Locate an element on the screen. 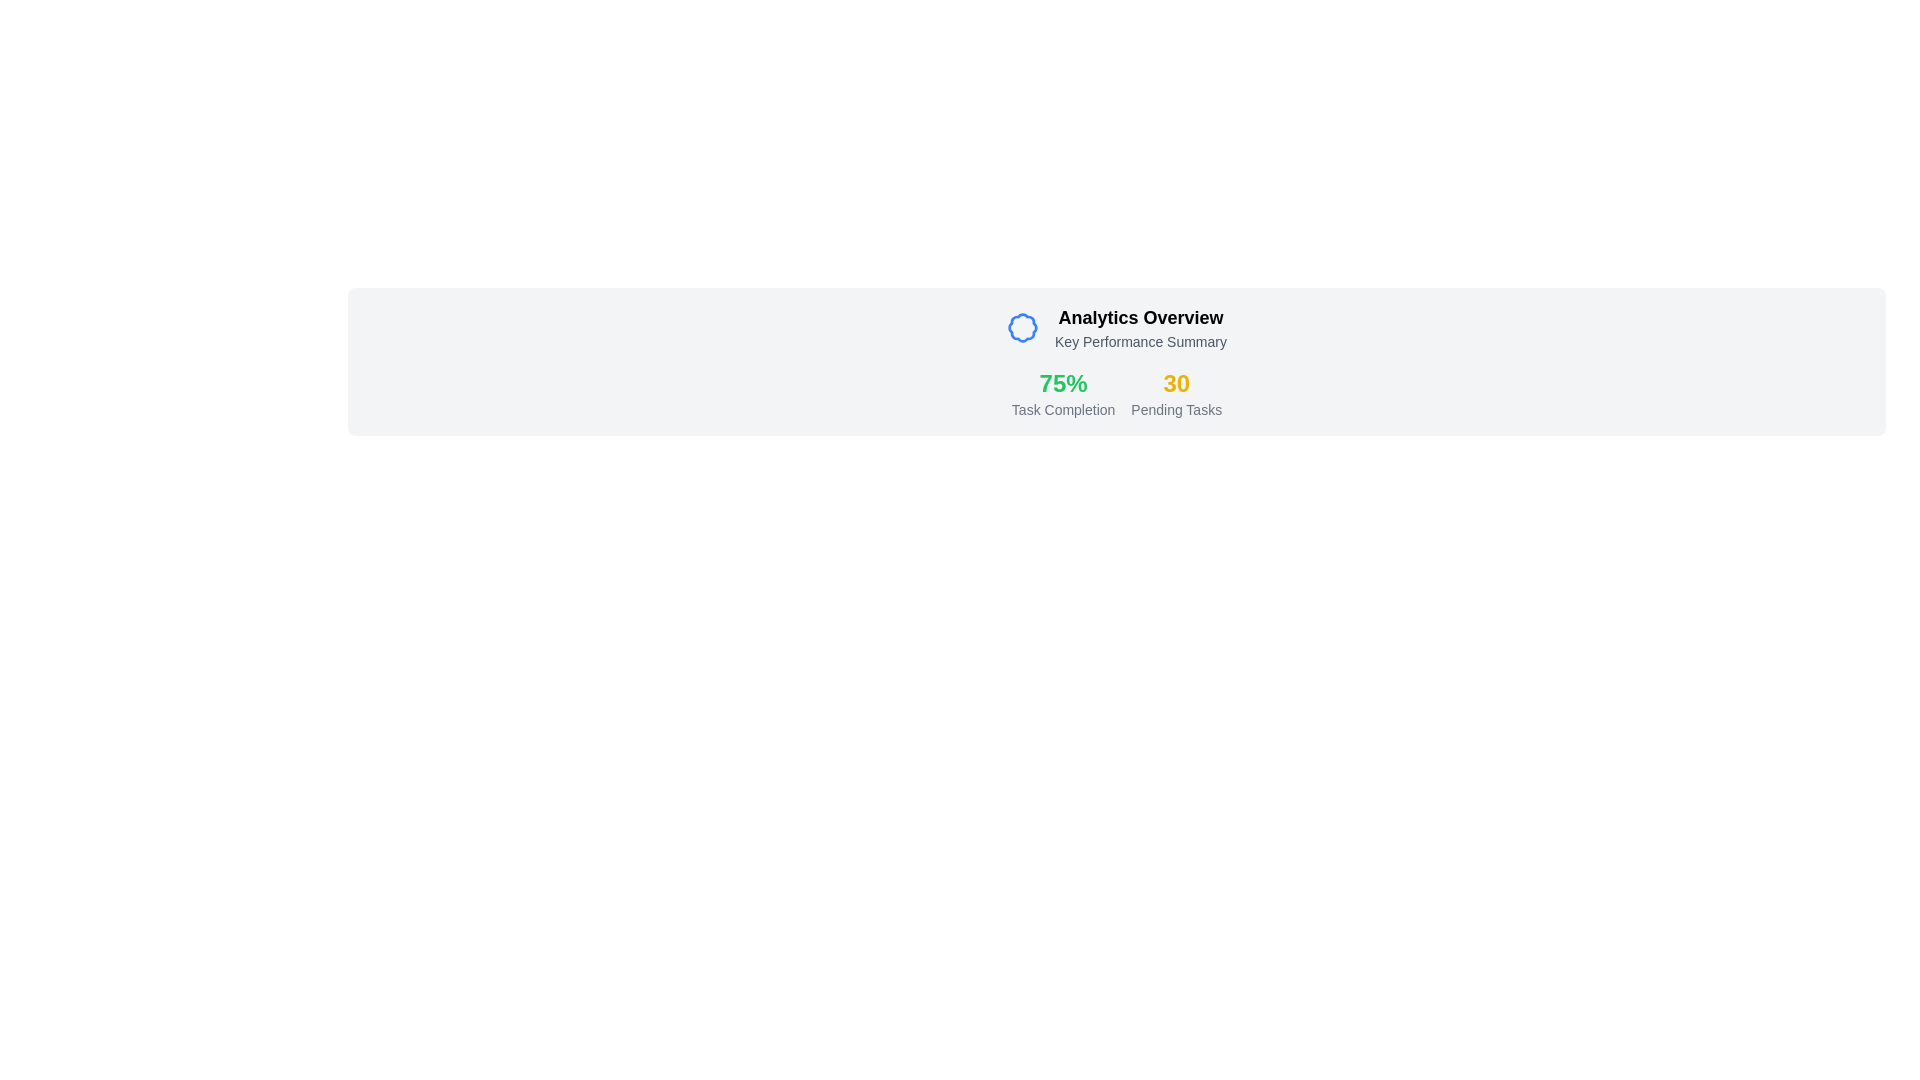  the text label that provides context for the adjacent numerical value '30', which is displayed in a larger font size and styled with a yellow hue is located at coordinates (1176, 408).